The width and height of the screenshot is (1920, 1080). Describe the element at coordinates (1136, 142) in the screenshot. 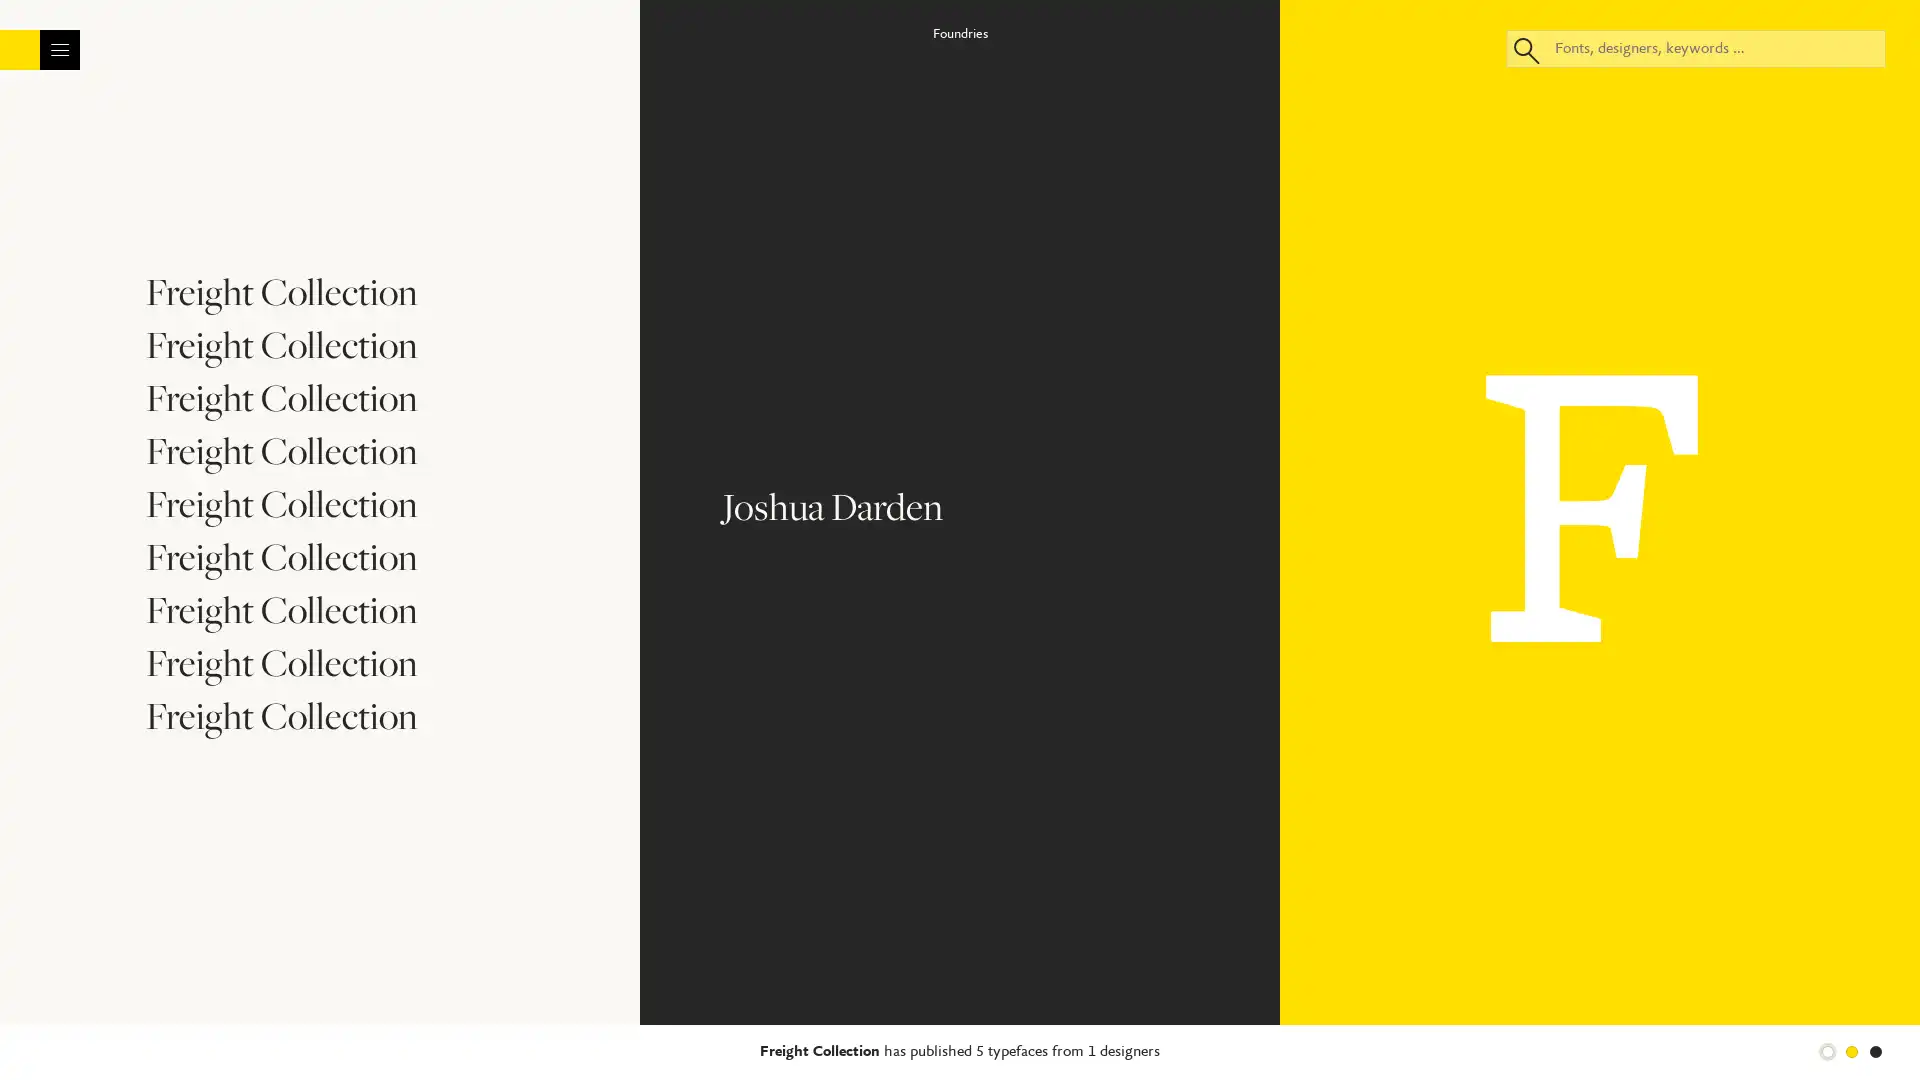

I see `Close` at that location.